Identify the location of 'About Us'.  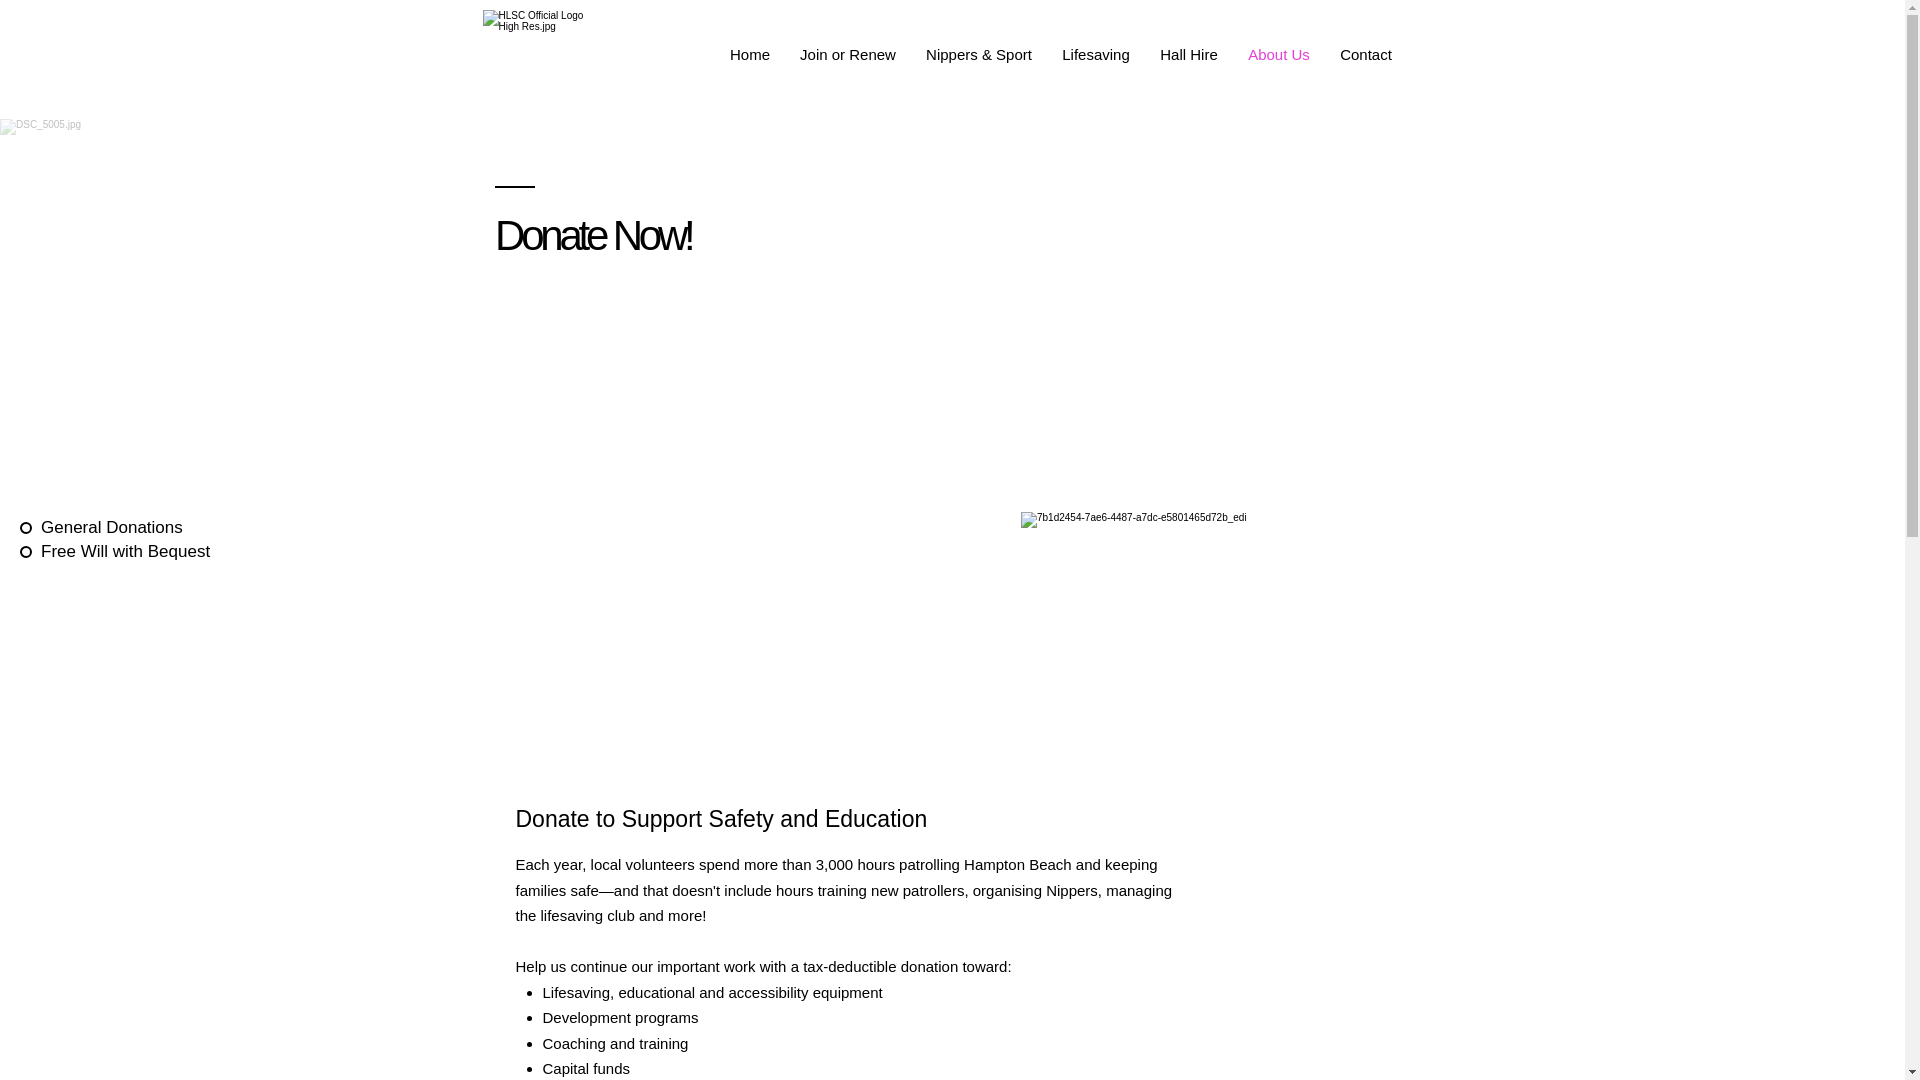
(1277, 53).